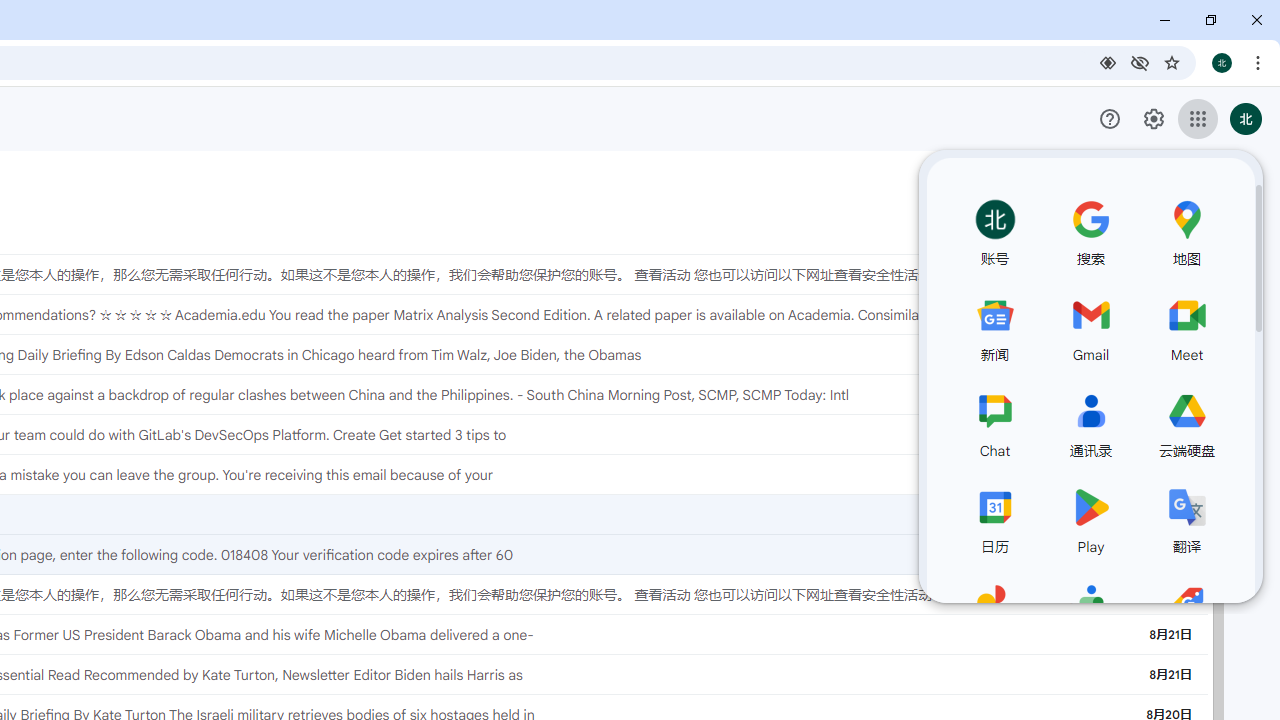  I want to click on 'Bookmark this tab', so click(1171, 61).